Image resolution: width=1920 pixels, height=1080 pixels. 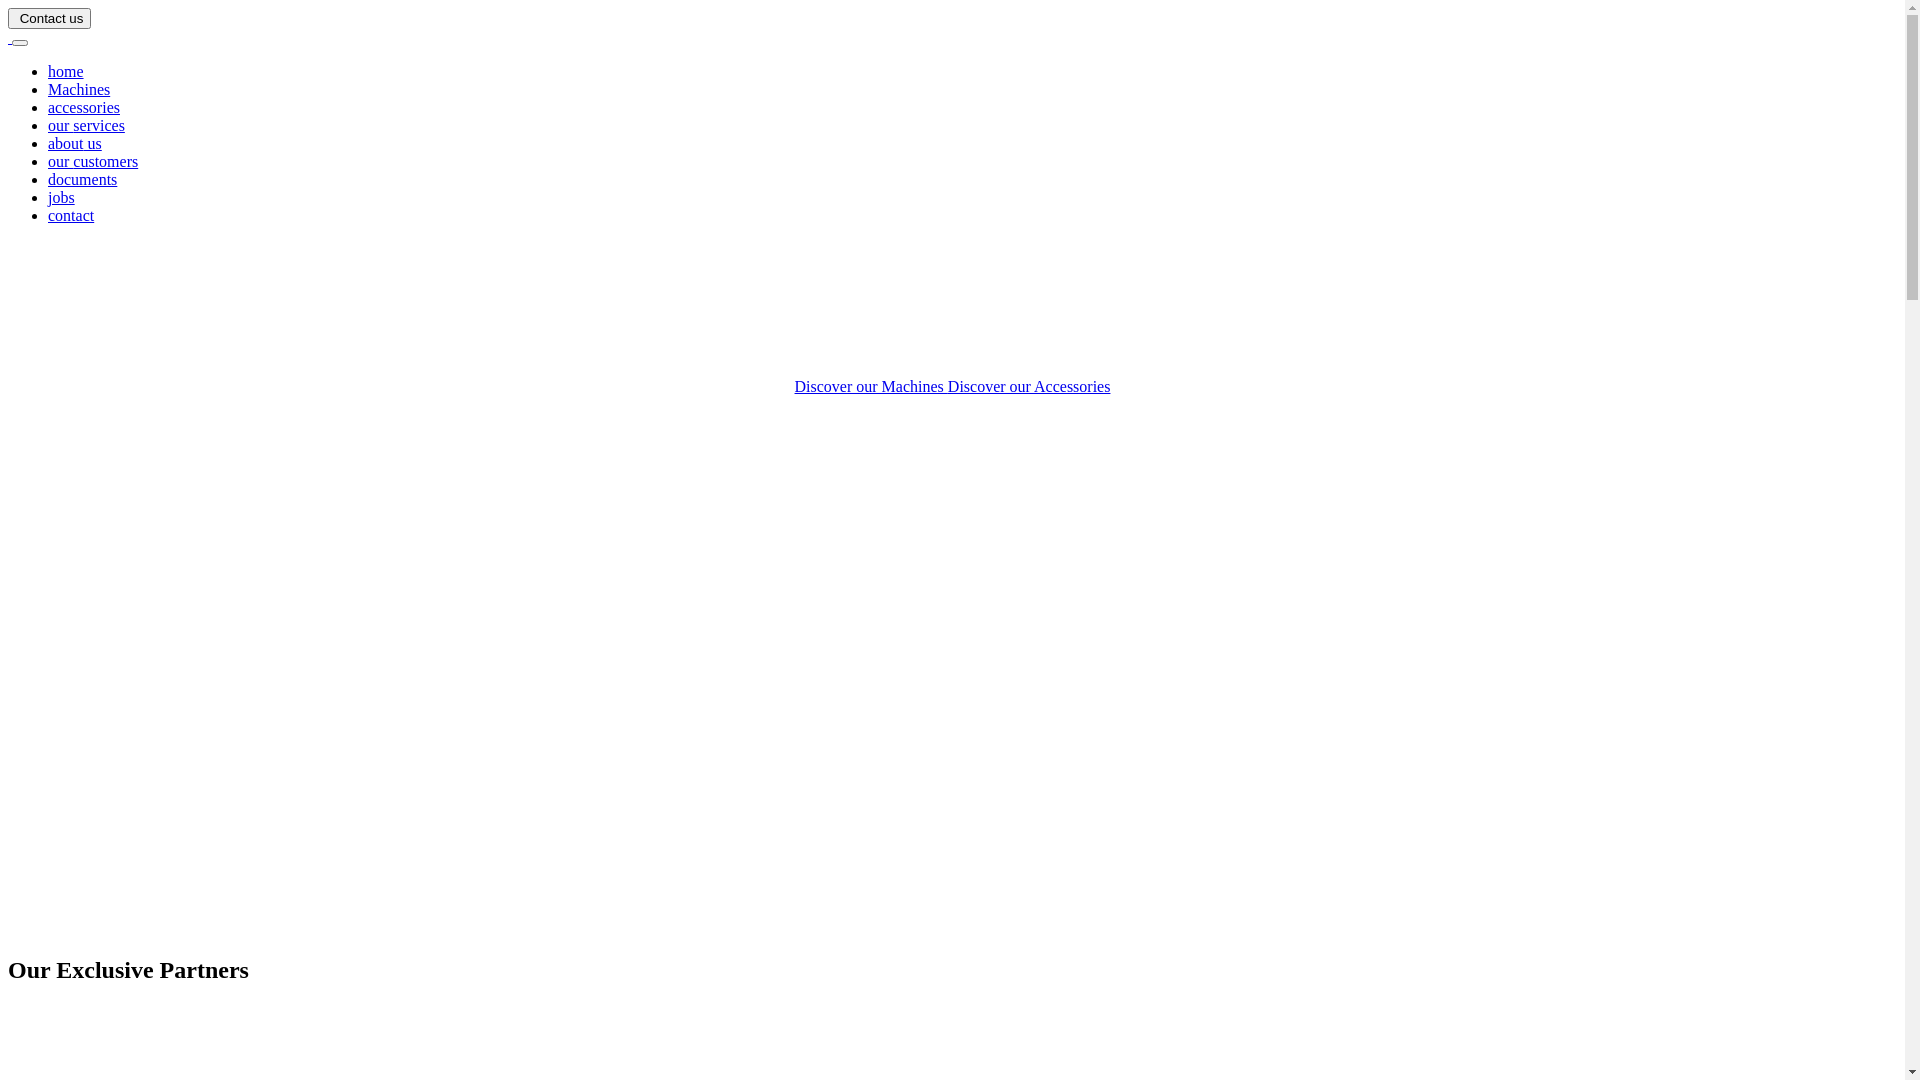 I want to click on 'our customers', so click(x=91, y=160).